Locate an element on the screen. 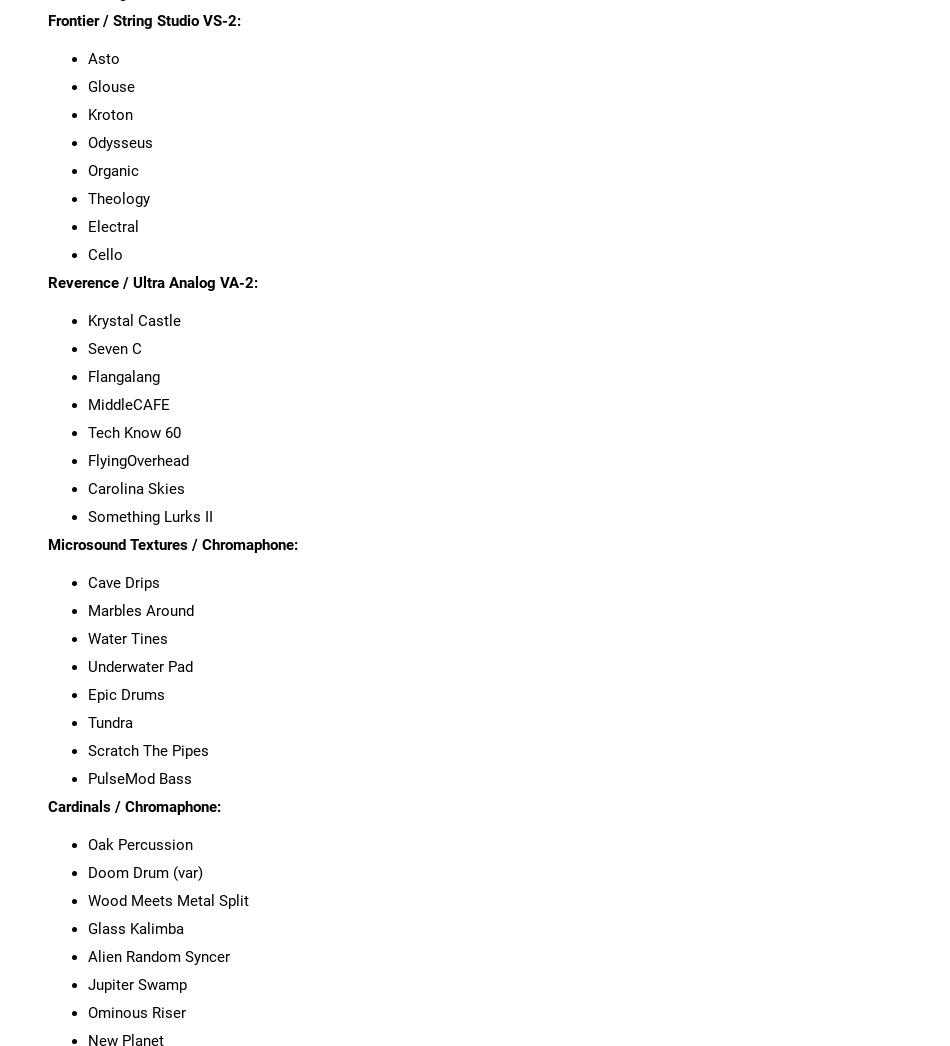 The image size is (950, 1046). 'Wood Meets Metal Split' is located at coordinates (167, 899).